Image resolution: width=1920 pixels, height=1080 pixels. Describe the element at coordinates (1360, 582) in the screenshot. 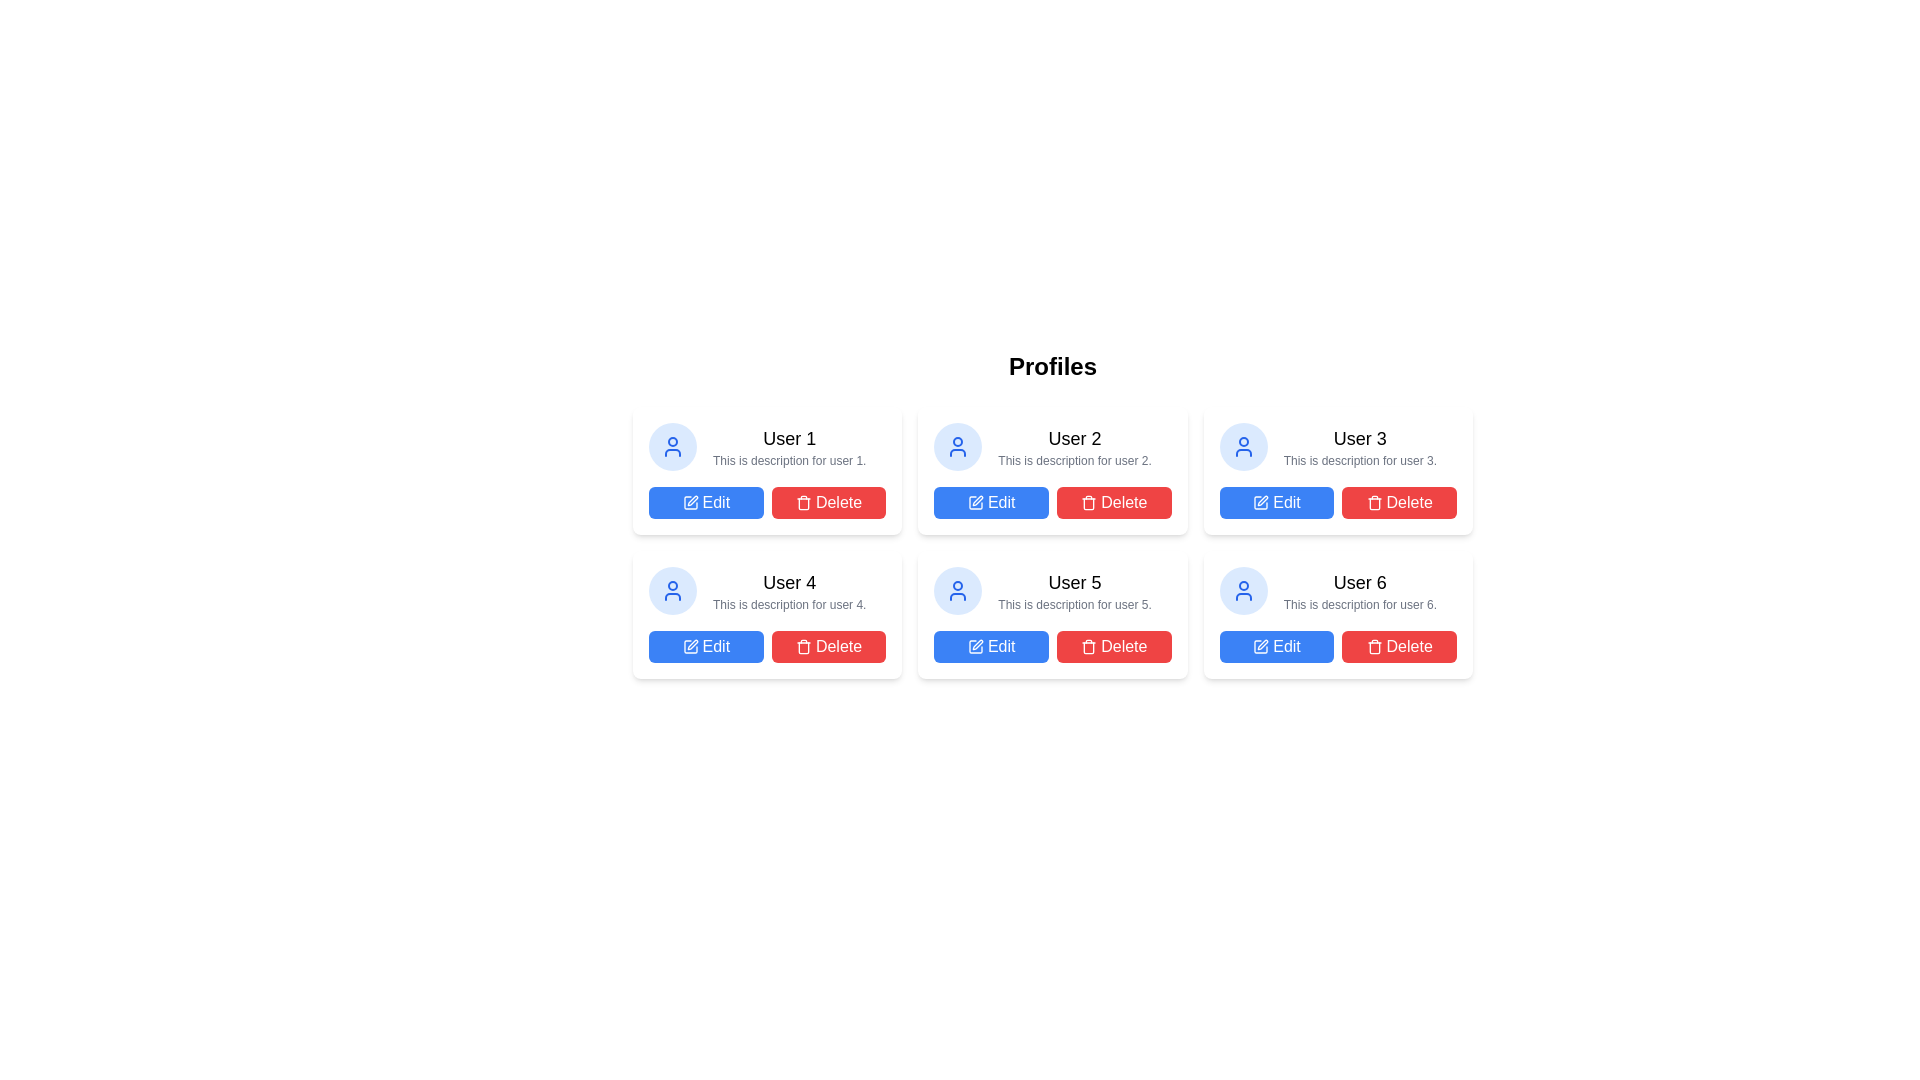

I see `text label displaying 'User 6' located in the bottom-right user profile card under the 'Profiles' header` at that location.